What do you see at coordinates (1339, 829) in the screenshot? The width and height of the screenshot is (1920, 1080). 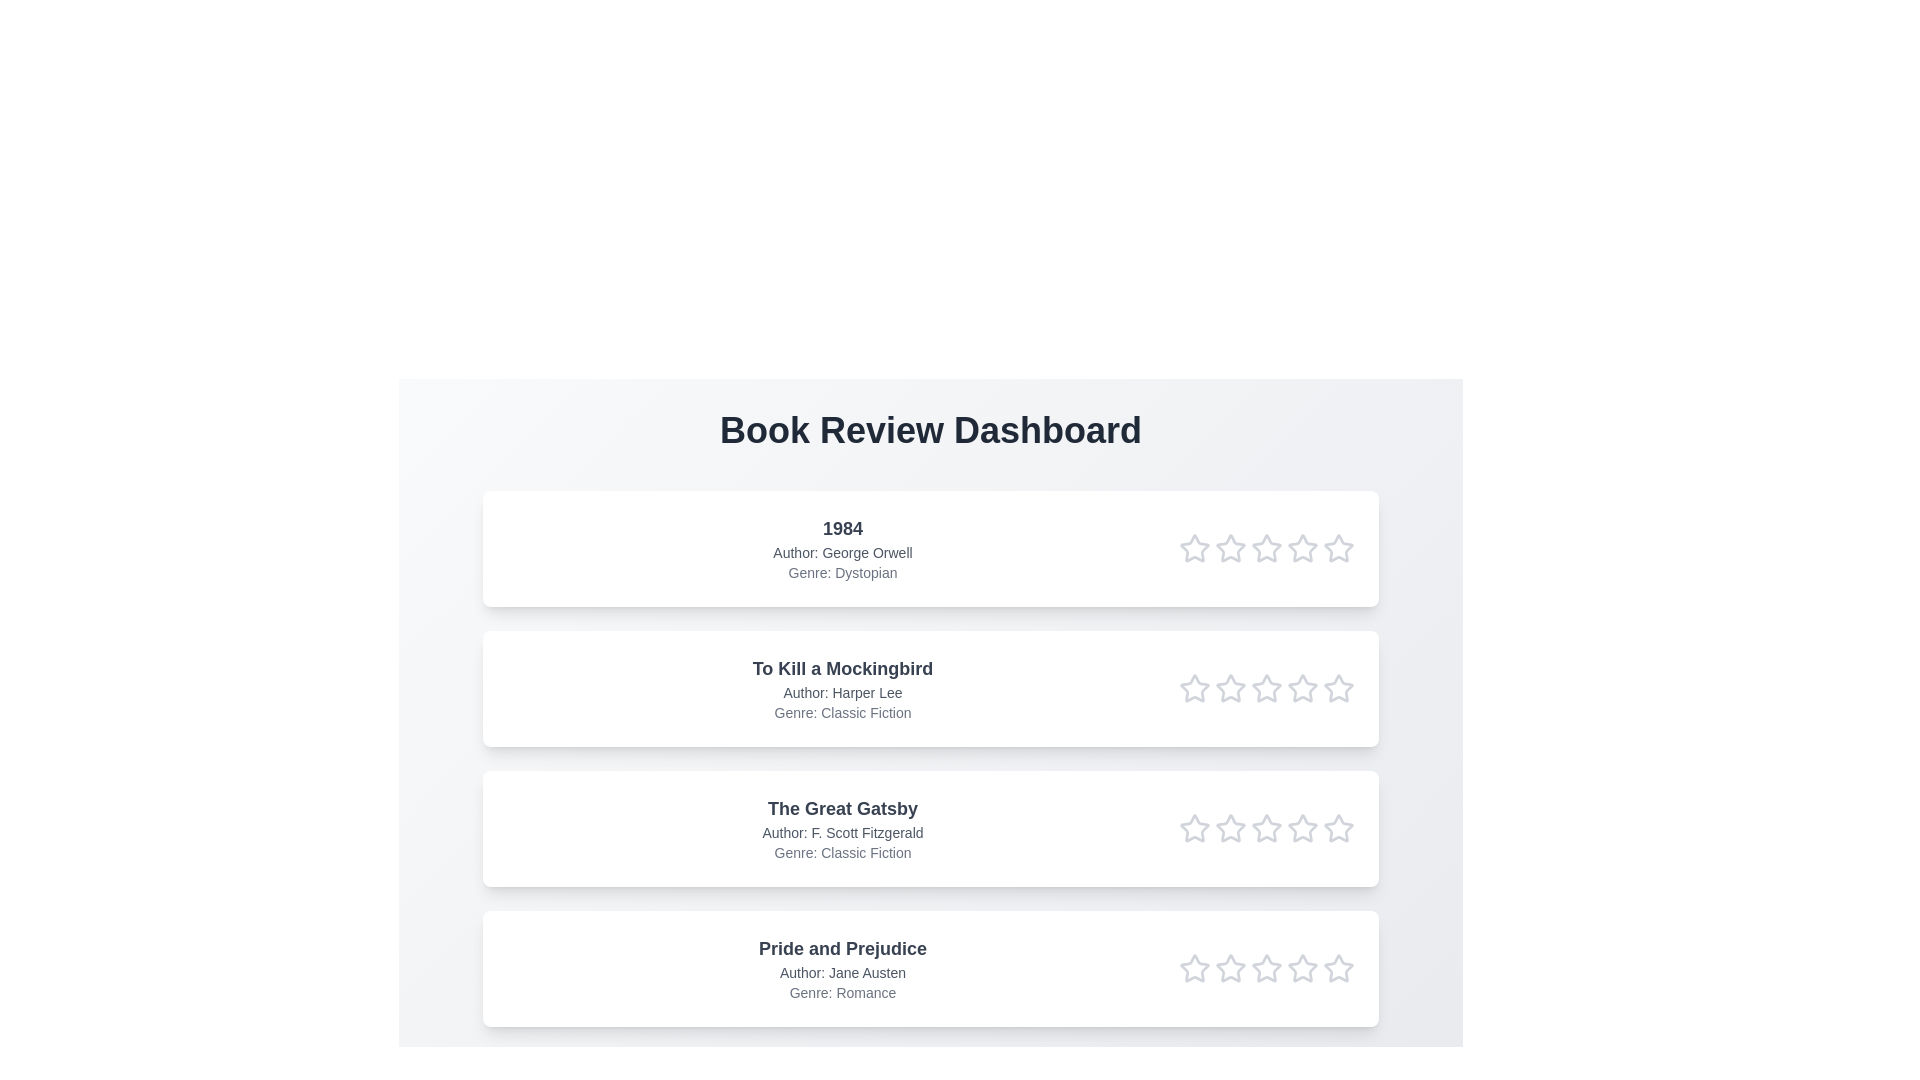 I see `the rating of the book 'The Great Gatsby' to 5 stars by clicking on the respective star` at bounding box center [1339, 829].